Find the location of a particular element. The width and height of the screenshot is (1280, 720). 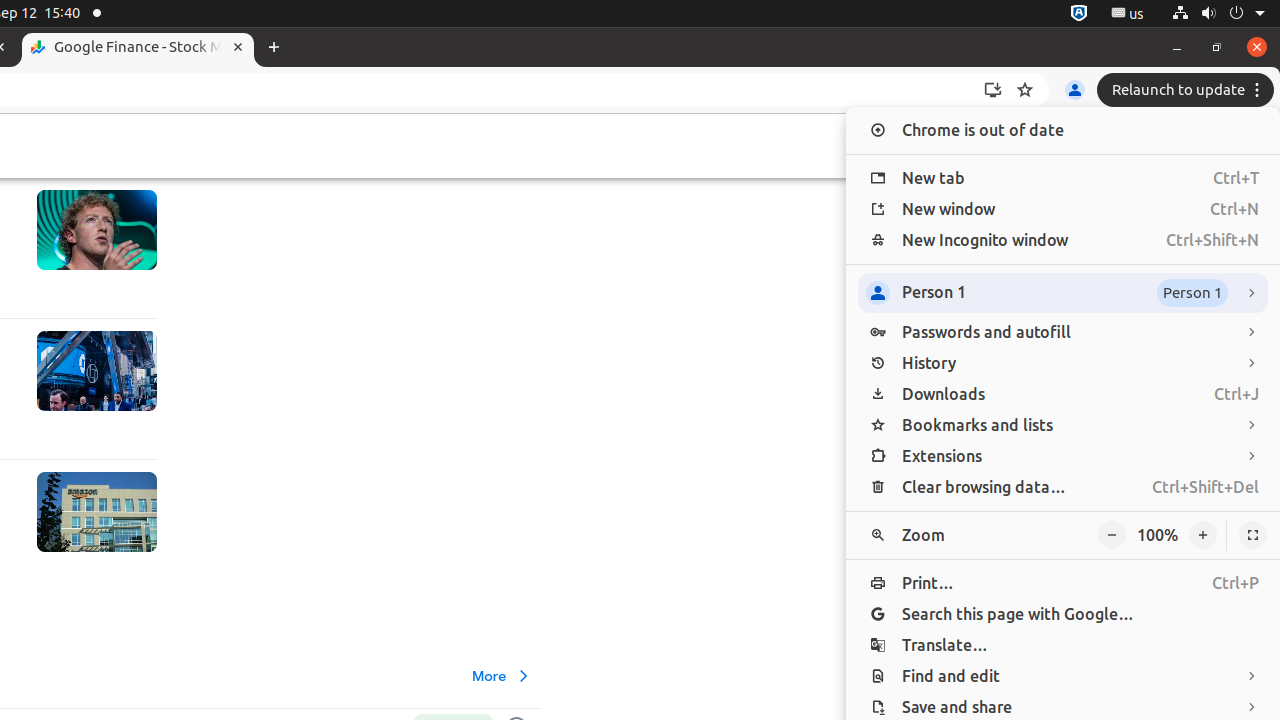

'Downloads Ctrl+J' is located at coordinates (1062, 394).